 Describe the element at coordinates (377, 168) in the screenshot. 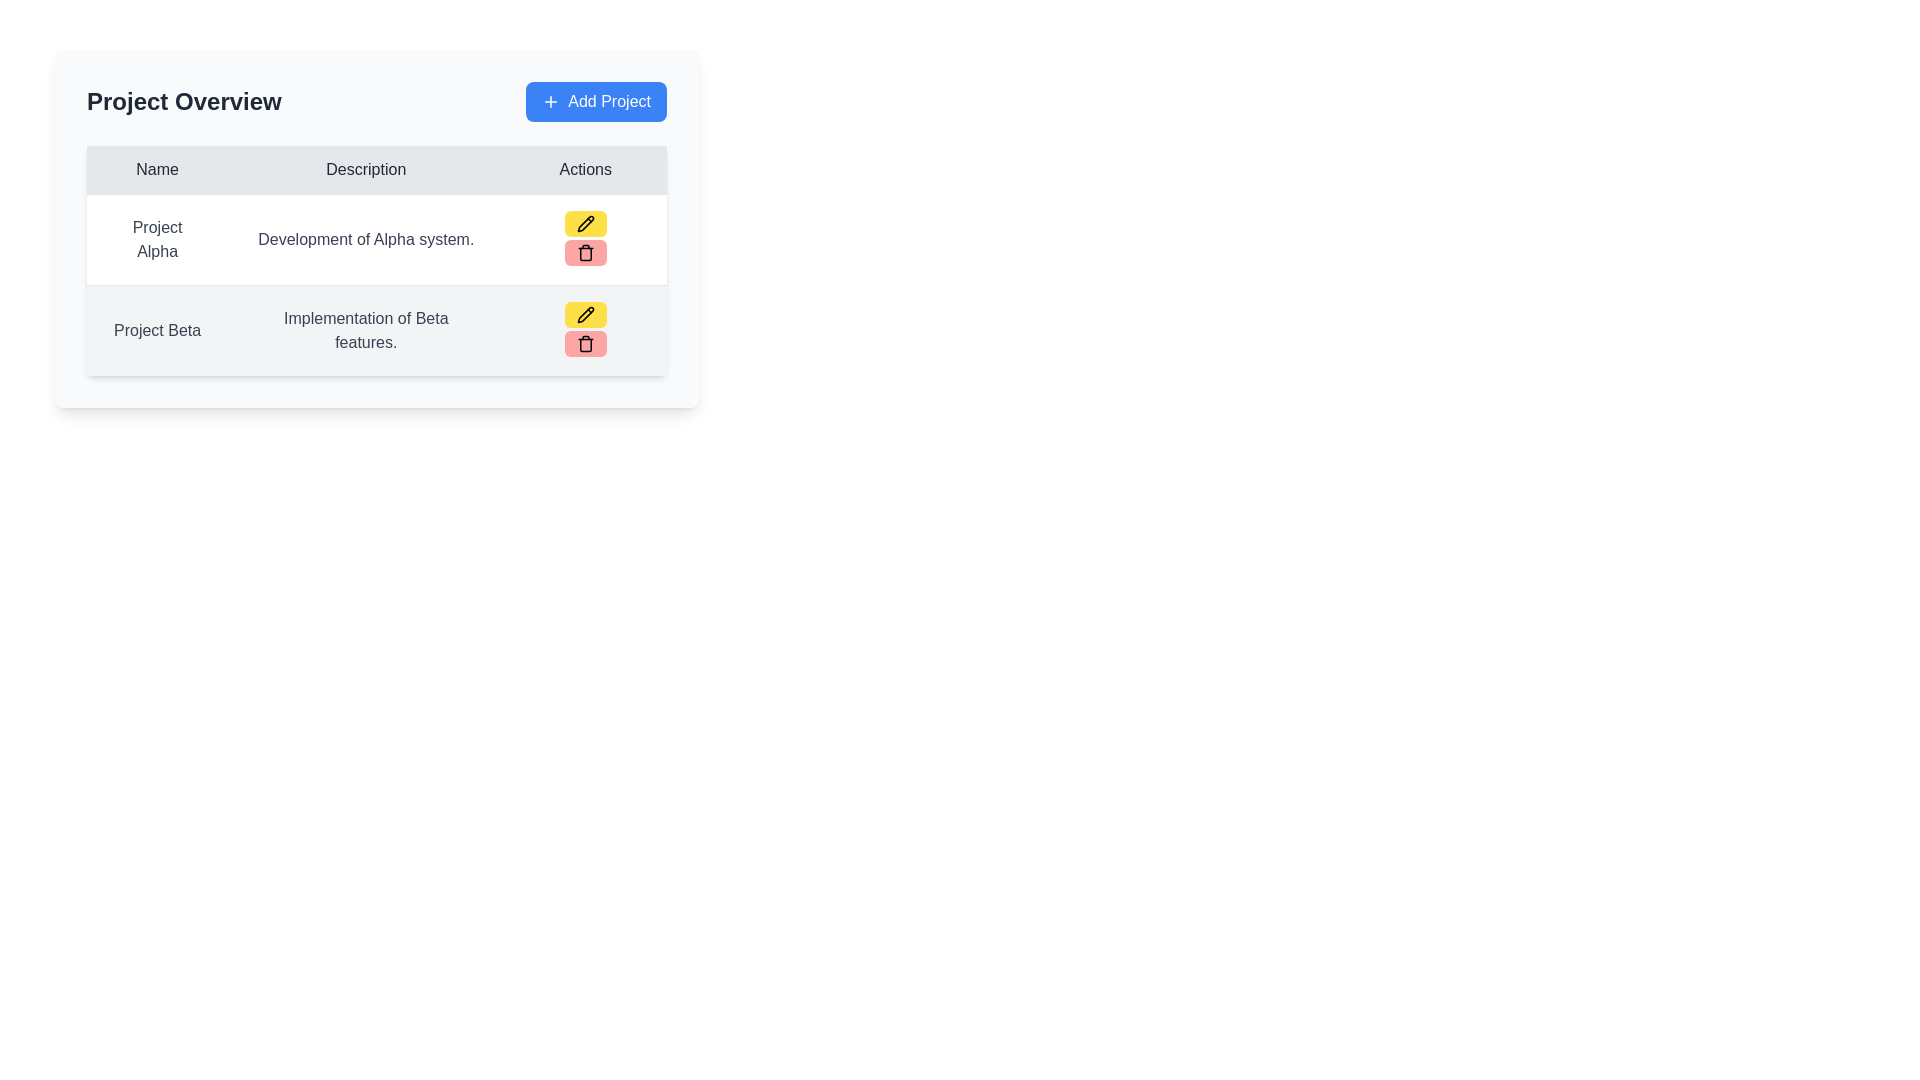

I see `the Table Header Row containing the cells 'Name', 'Description', and 'Actions', which is located at the top of the data table in the 'Project Overview' section` at that location.